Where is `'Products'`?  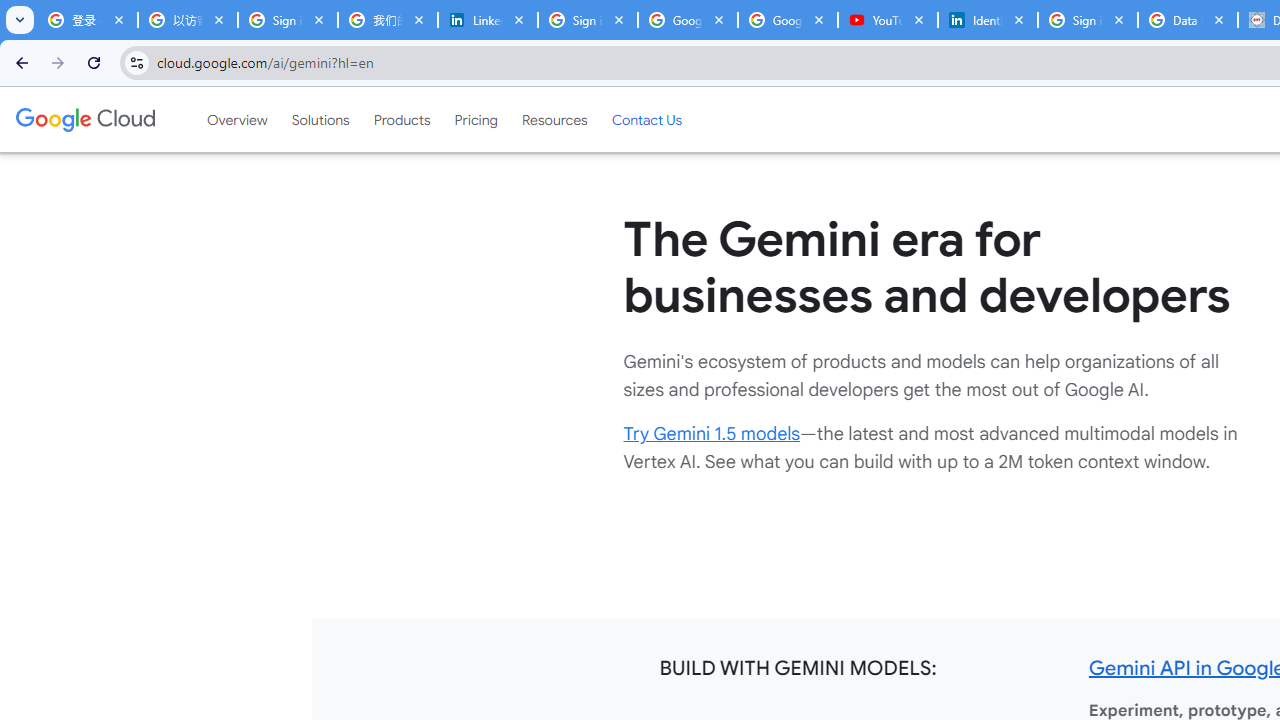
'Products' is located at coordinates (400, 119).